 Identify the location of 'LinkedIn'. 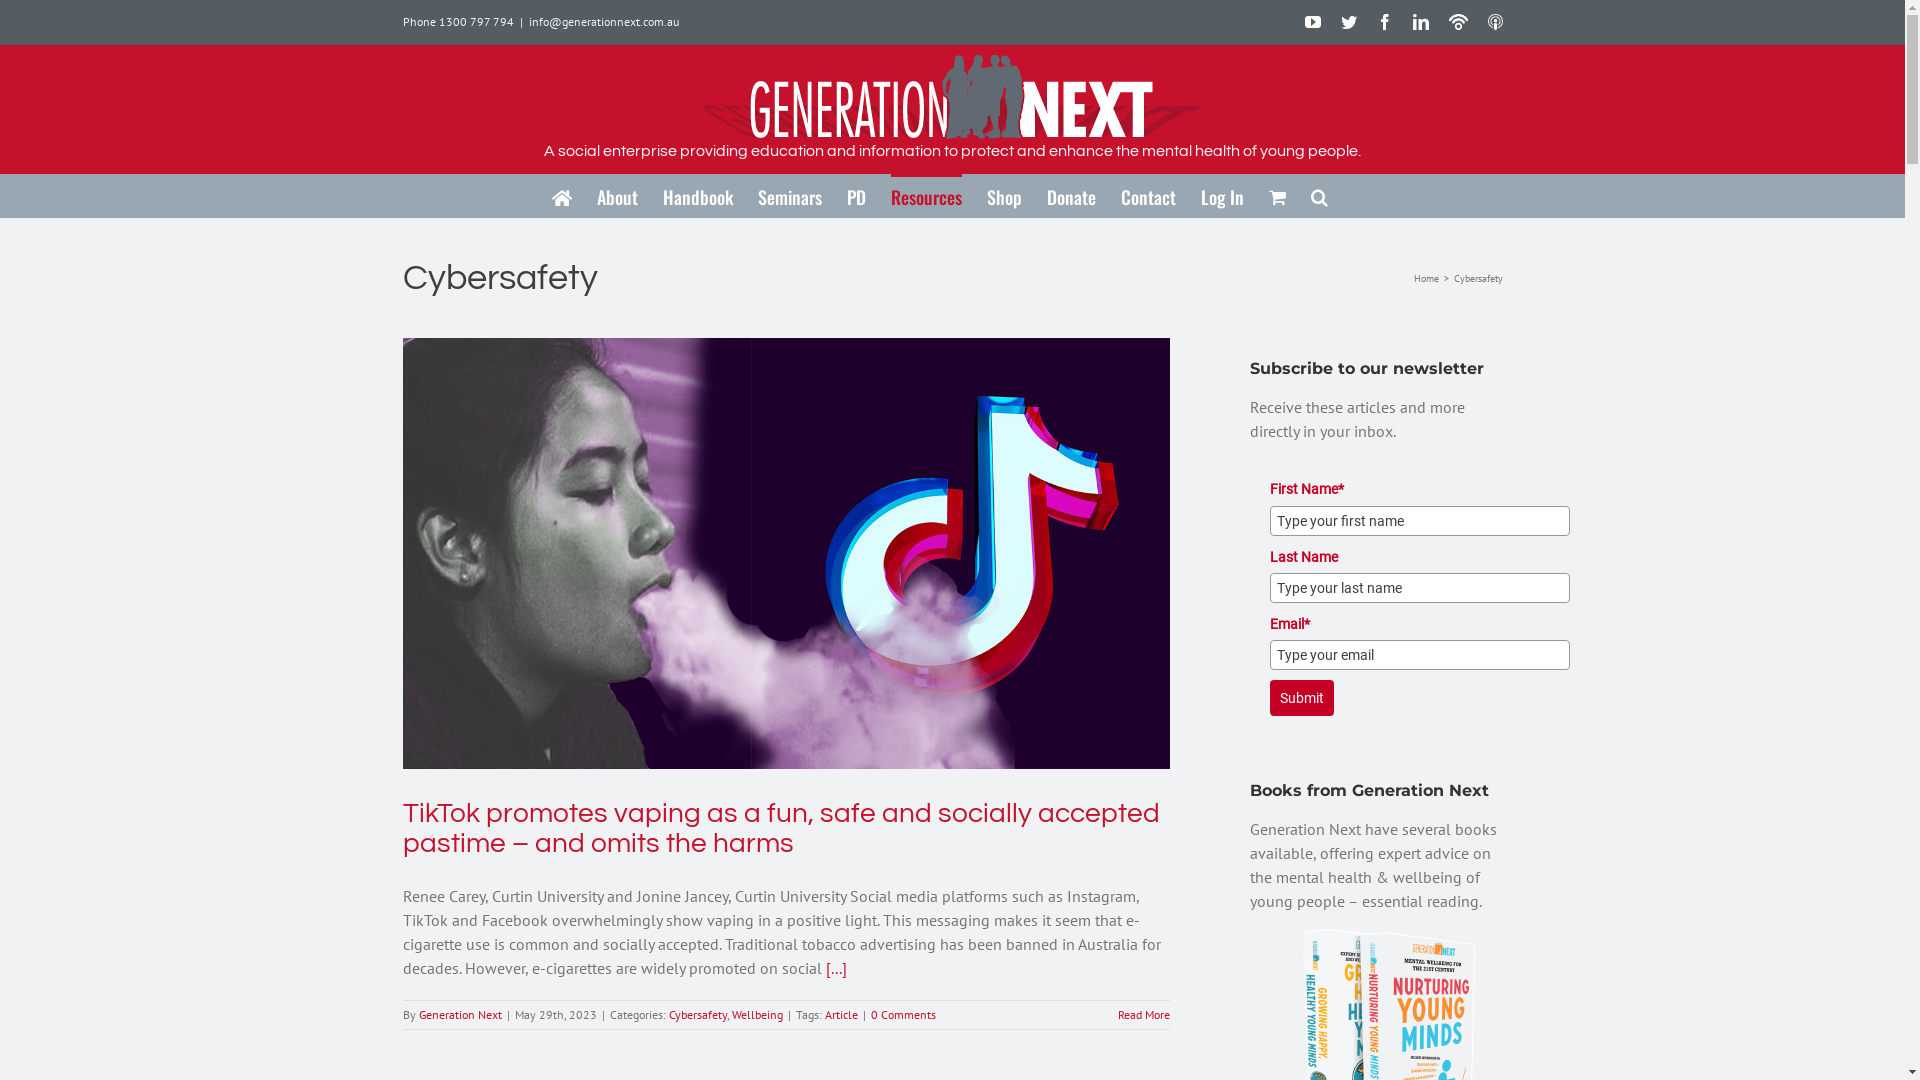
(1419, 22).